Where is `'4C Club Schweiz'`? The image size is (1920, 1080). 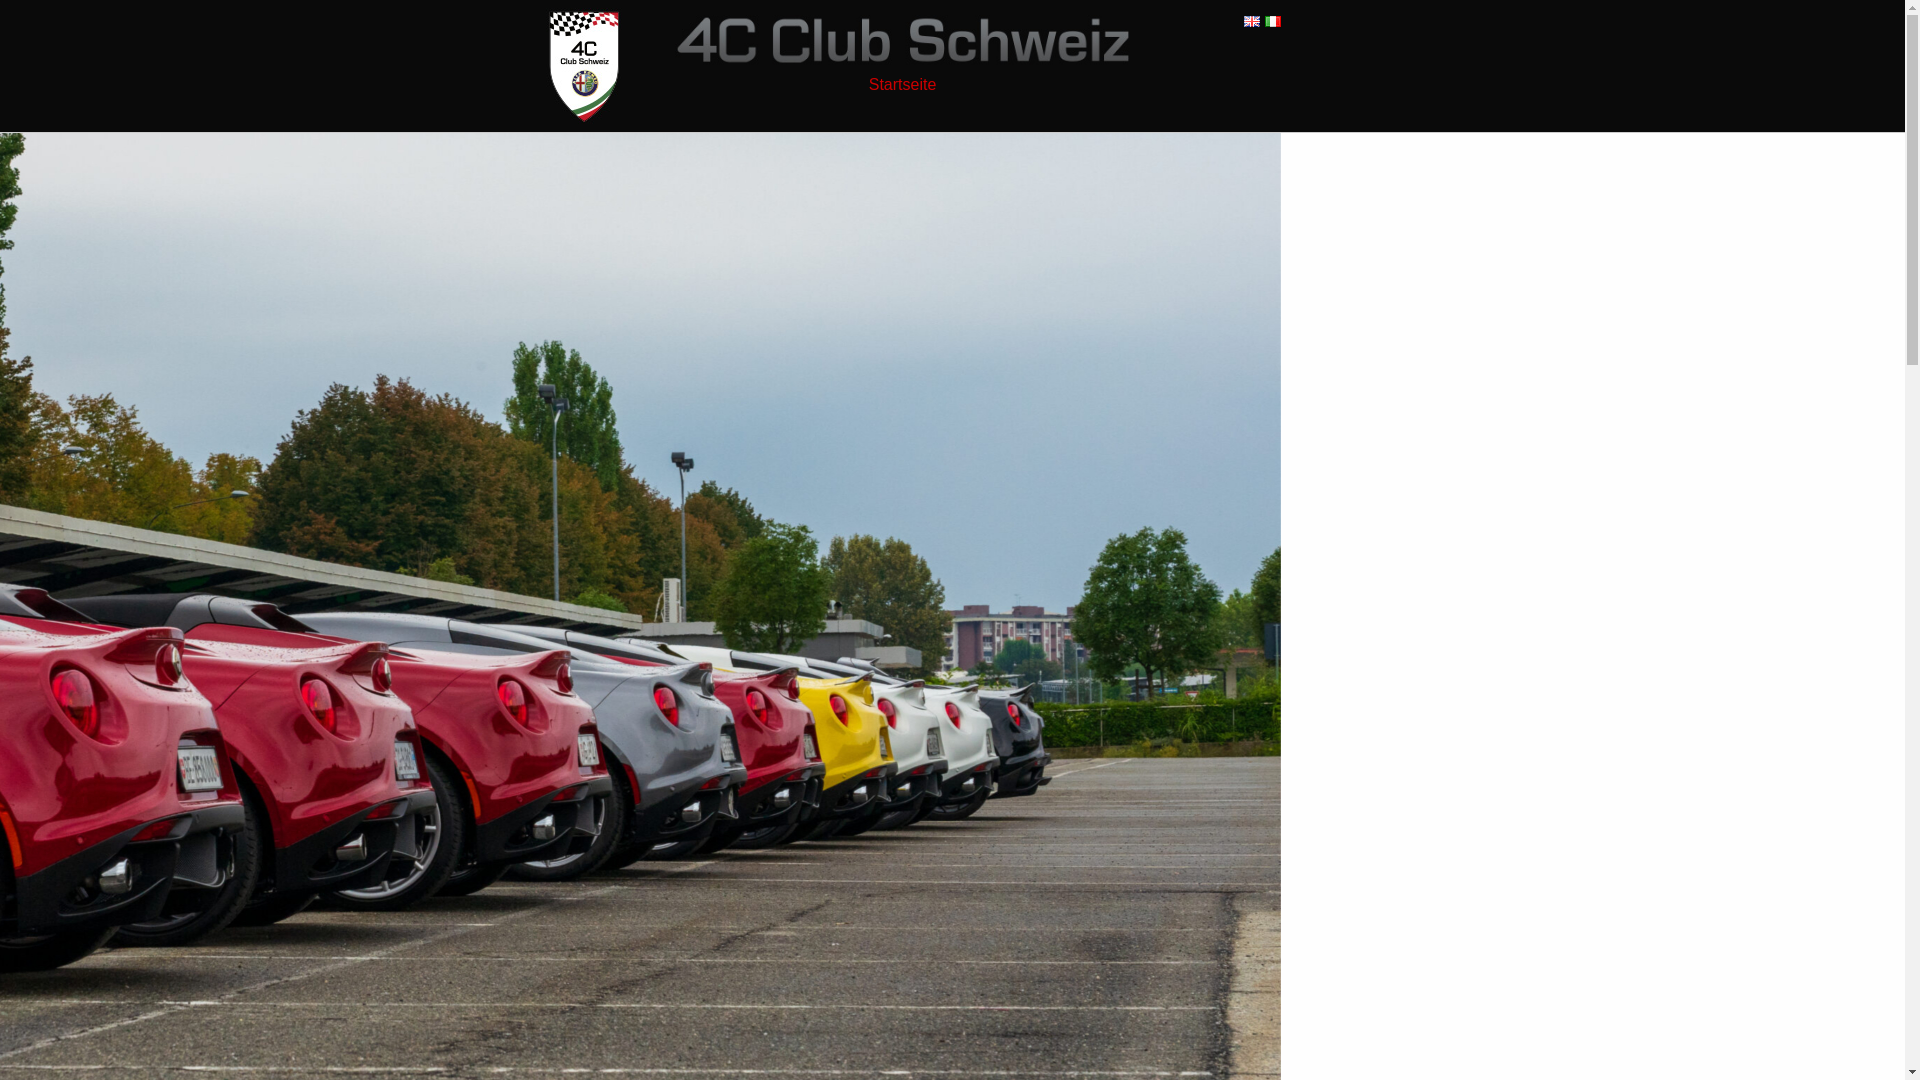 '4C Club Schweiz' is located at coordinates (546, 64).